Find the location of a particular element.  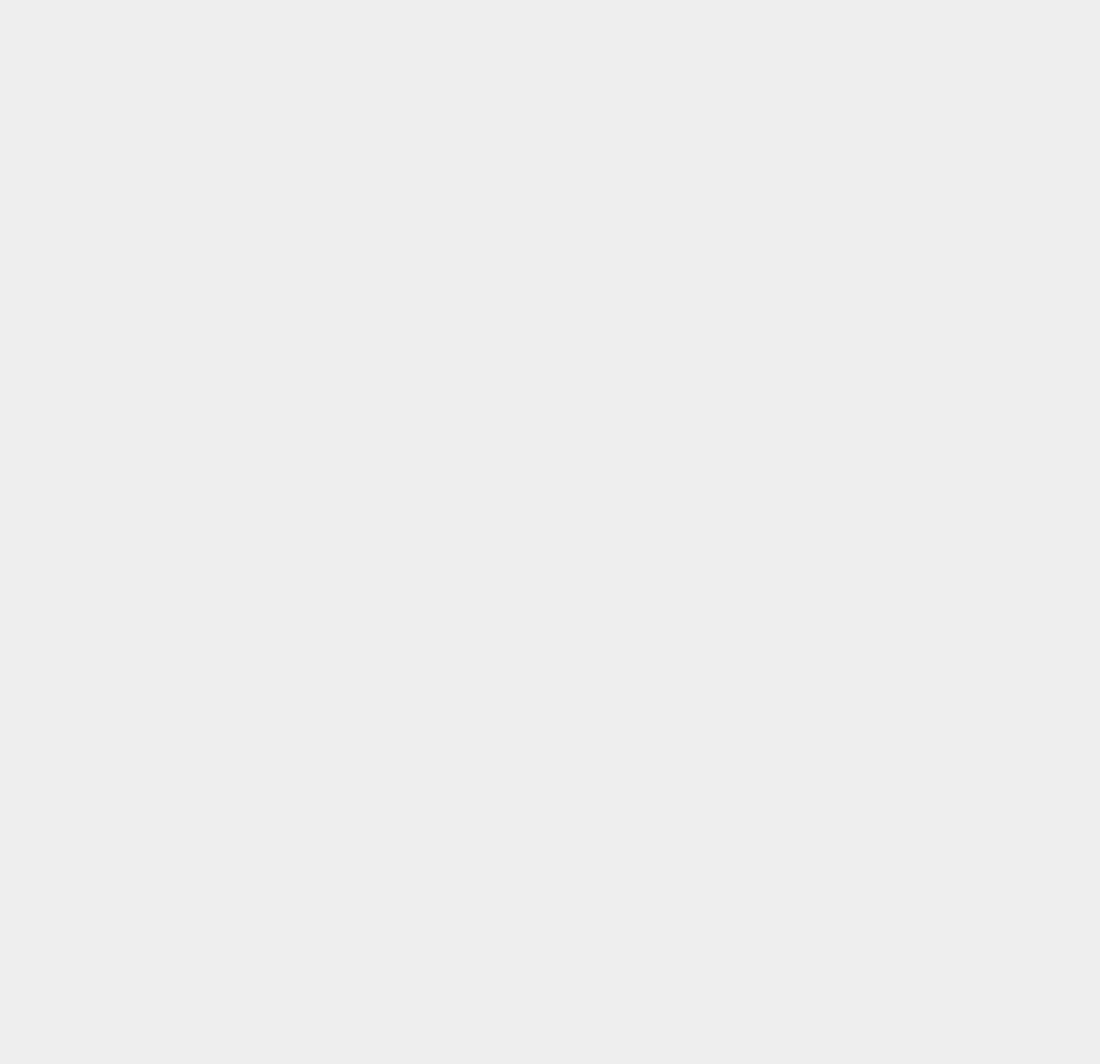

'Stock' is located at coordinates (795, 302).